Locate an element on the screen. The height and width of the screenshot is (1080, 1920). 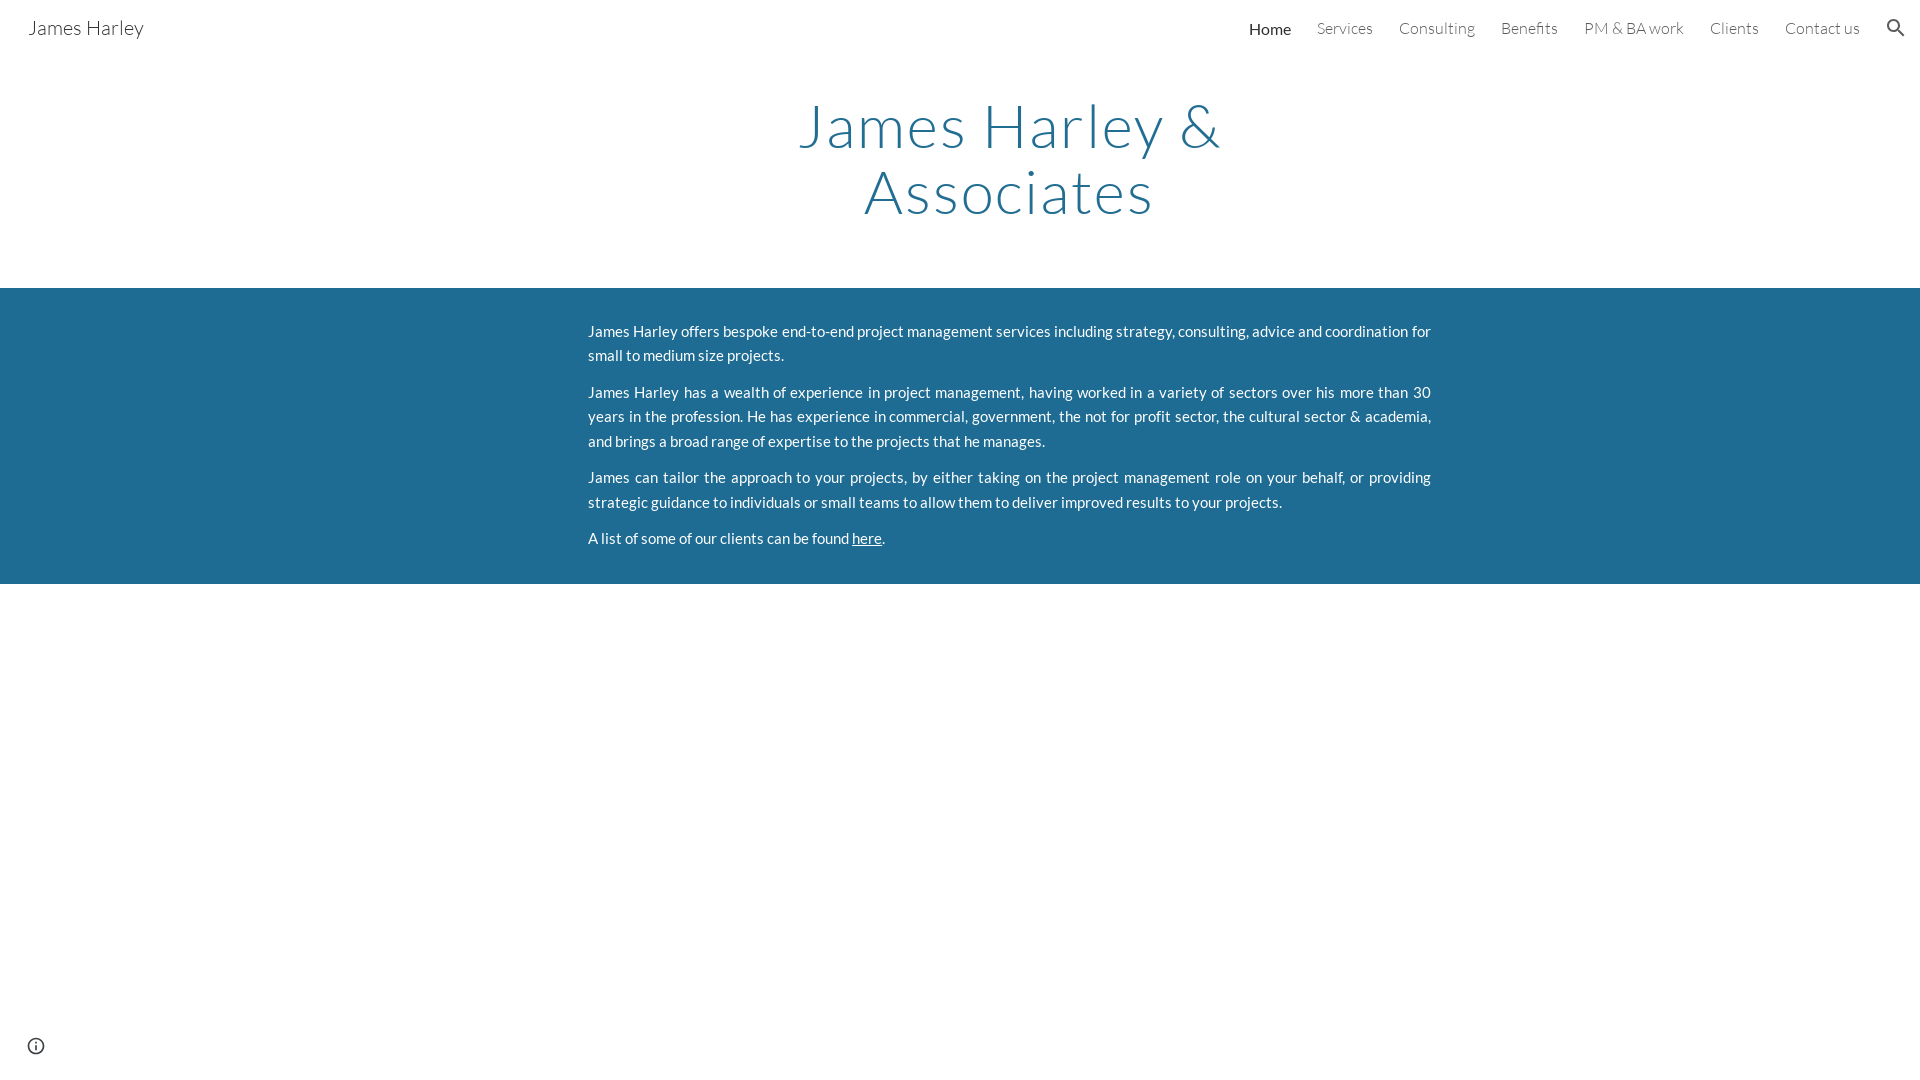
'James Harley' is located at coordinates (85, 25).